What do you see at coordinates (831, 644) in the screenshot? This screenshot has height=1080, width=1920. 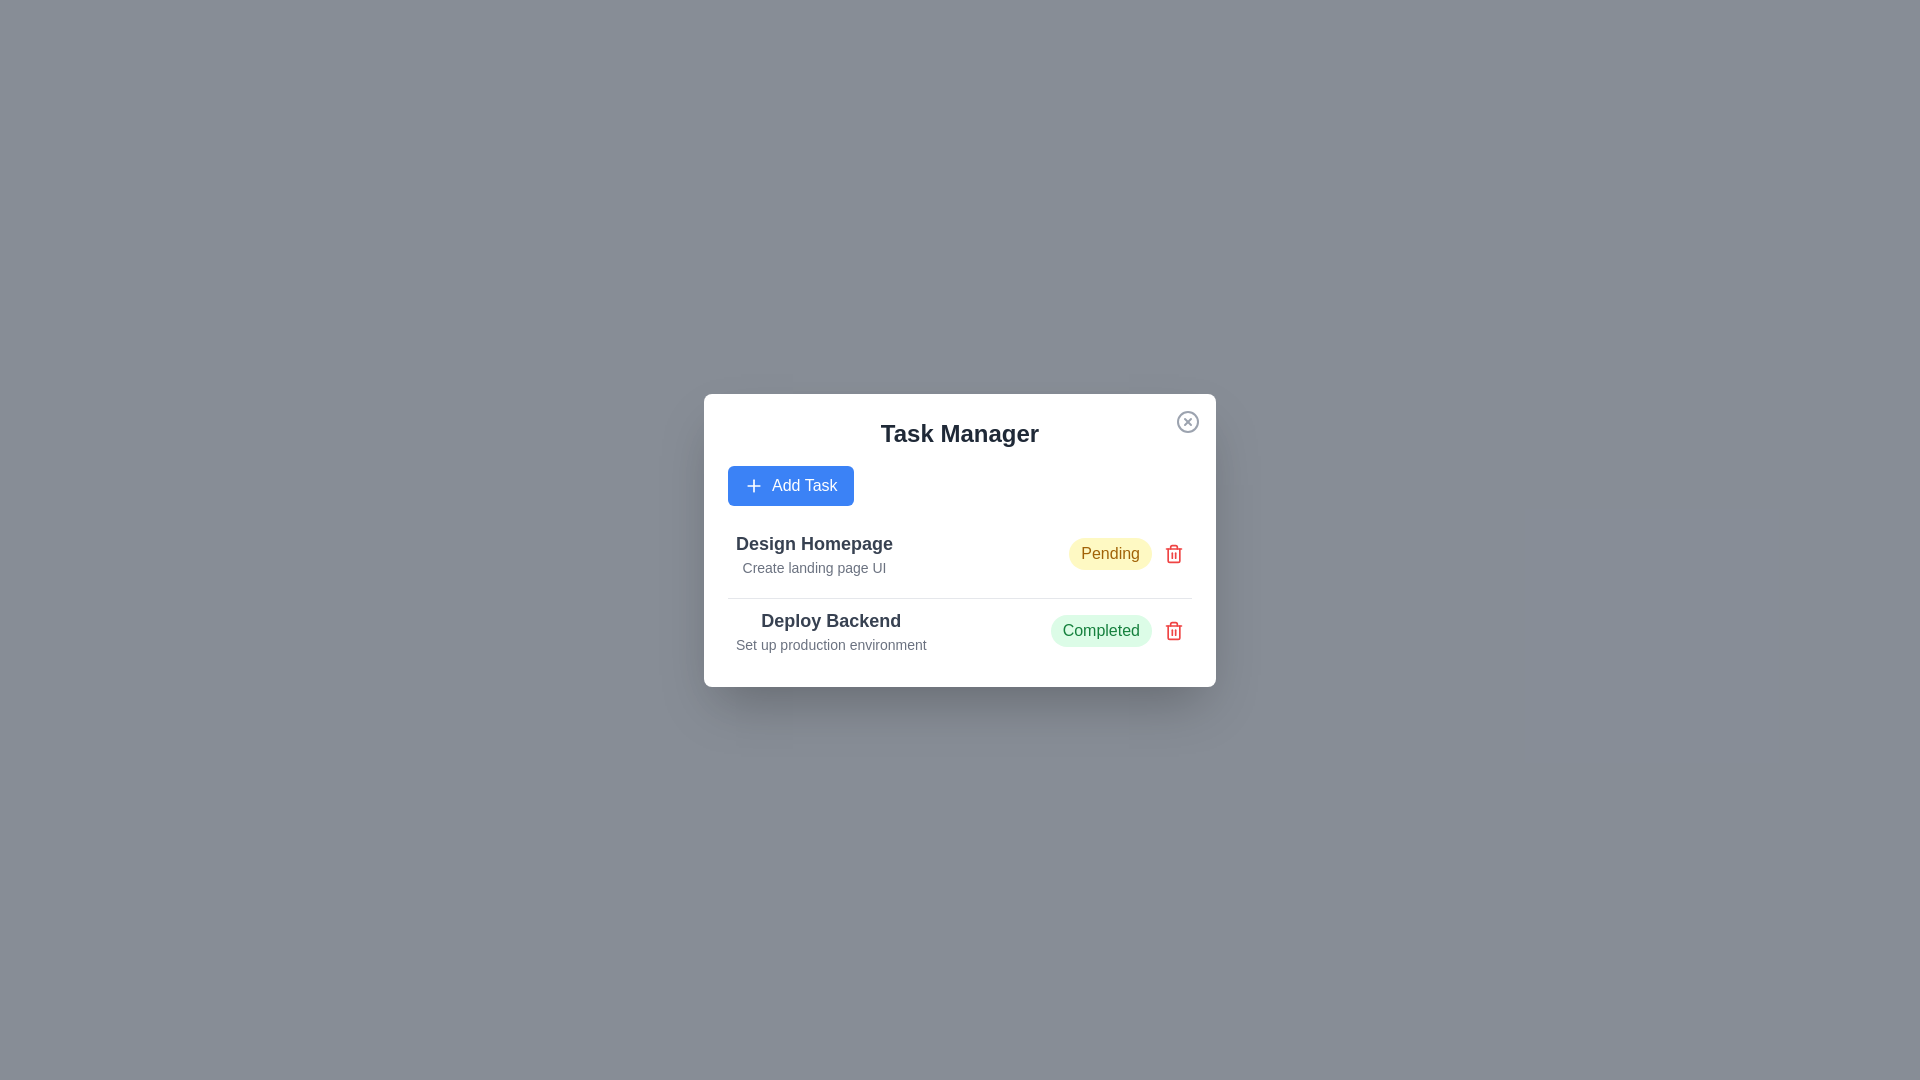 I see `the static text label that provides supplementary details for the 'Deploy Backend' task, located directly below the 'Deploy Backend' heading in the task entry` at bounding box center [831, 644].